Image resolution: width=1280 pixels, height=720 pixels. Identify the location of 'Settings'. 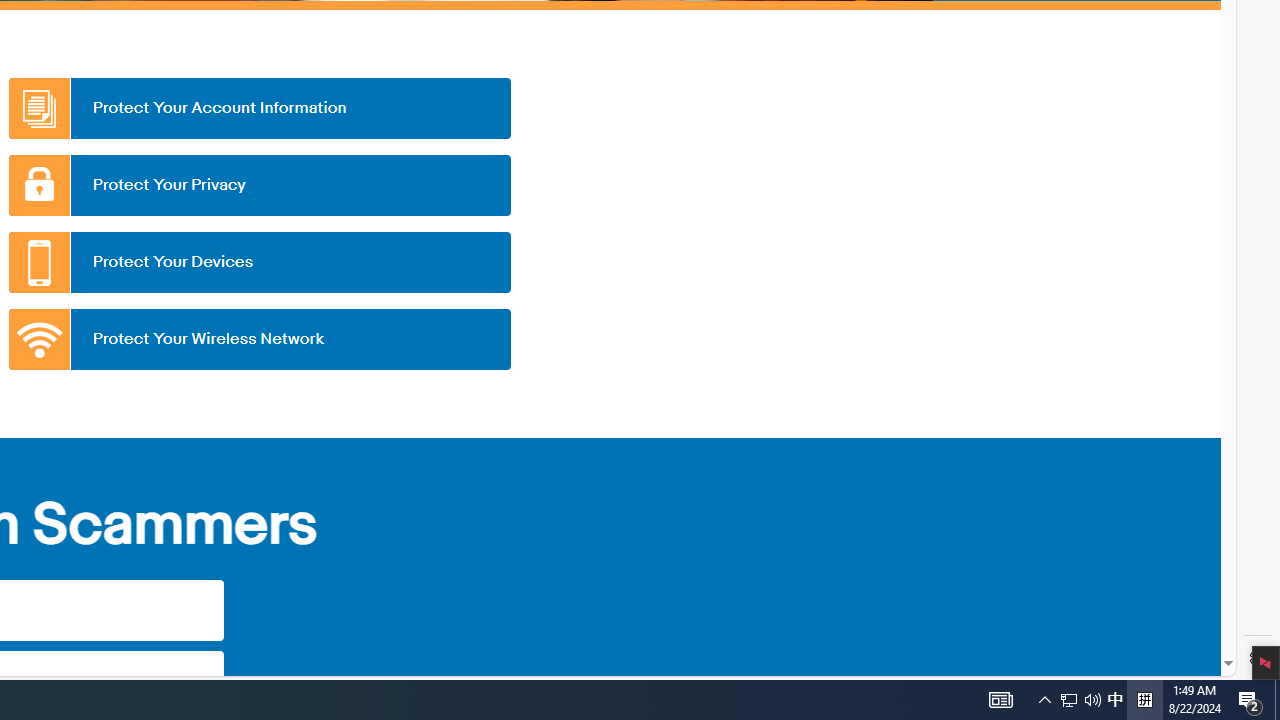
(1257, 658).